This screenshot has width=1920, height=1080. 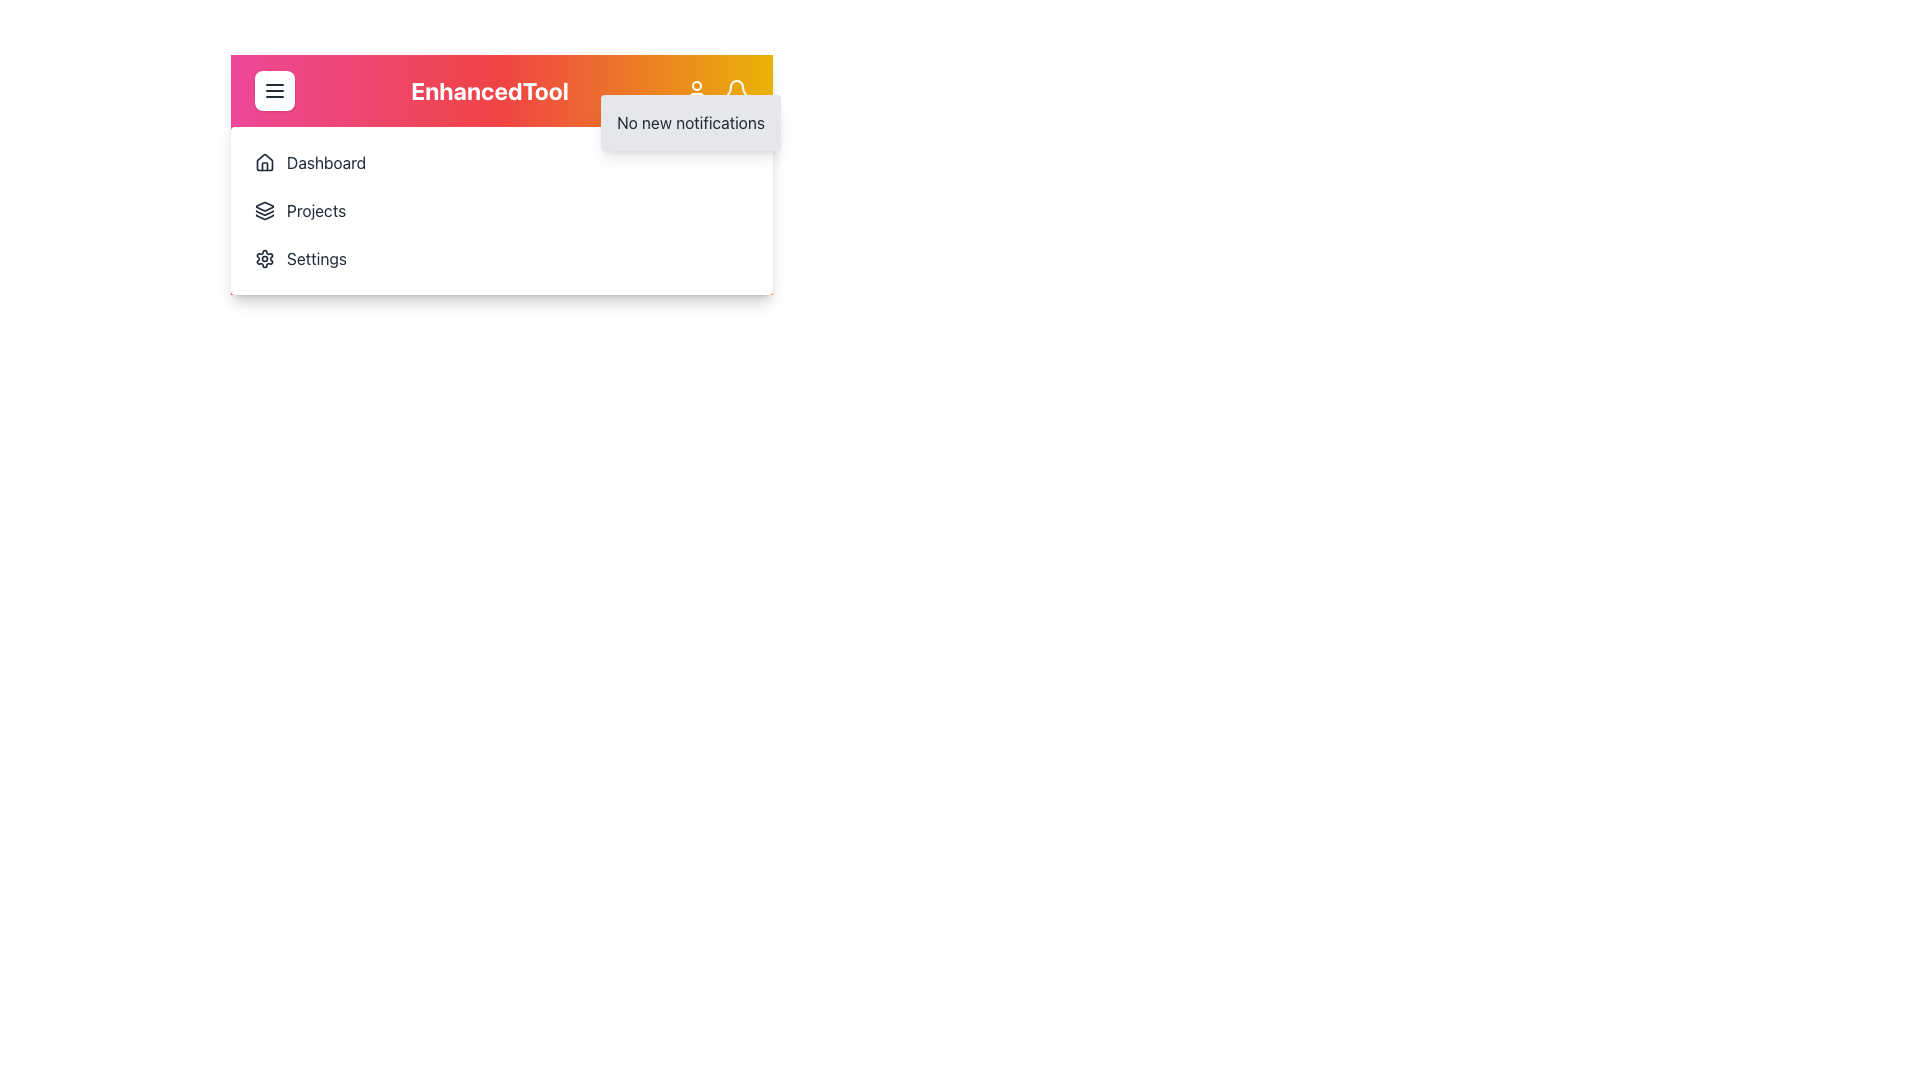 What do you see at coordinates (263, 161) in the screenshot?
I see `the first icon in the vertical list that represents the 'Dashboard' section` at bounding box center [263, 161].